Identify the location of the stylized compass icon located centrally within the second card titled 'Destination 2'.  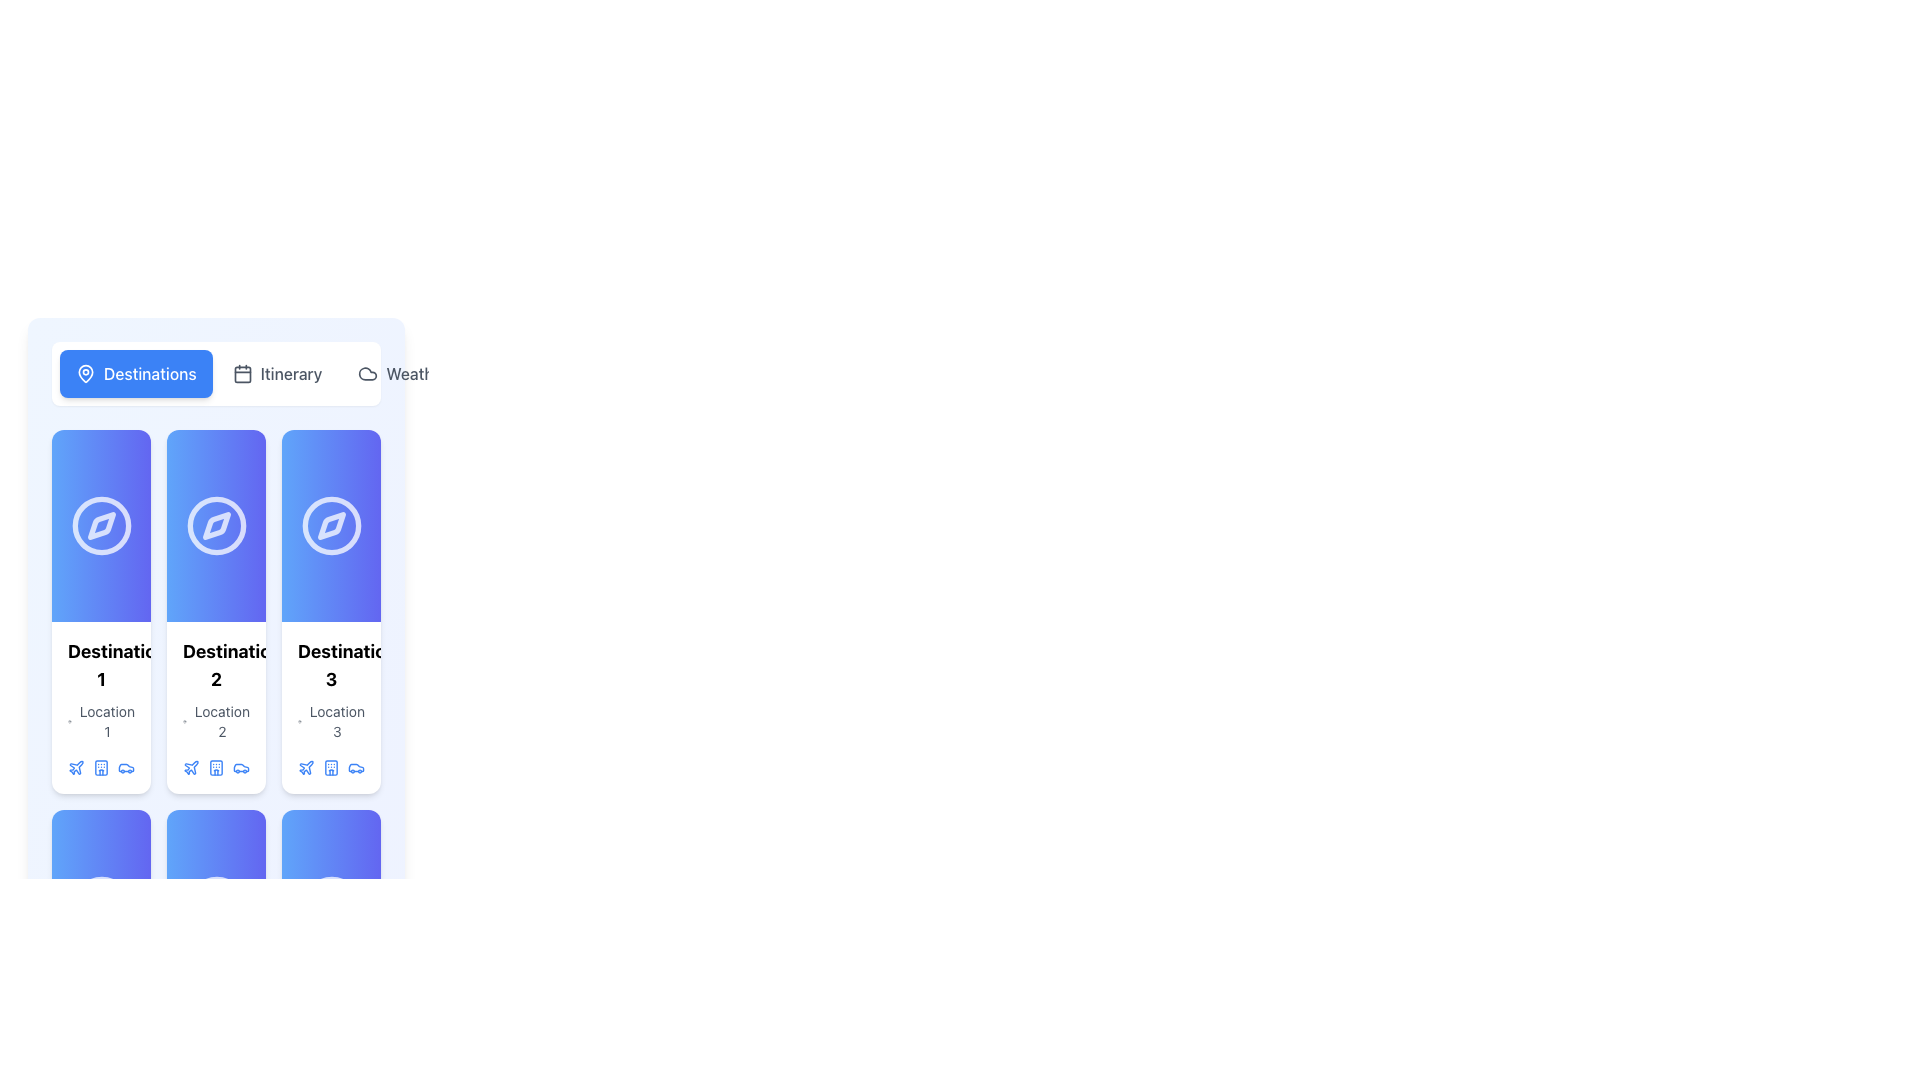
(216, 524).